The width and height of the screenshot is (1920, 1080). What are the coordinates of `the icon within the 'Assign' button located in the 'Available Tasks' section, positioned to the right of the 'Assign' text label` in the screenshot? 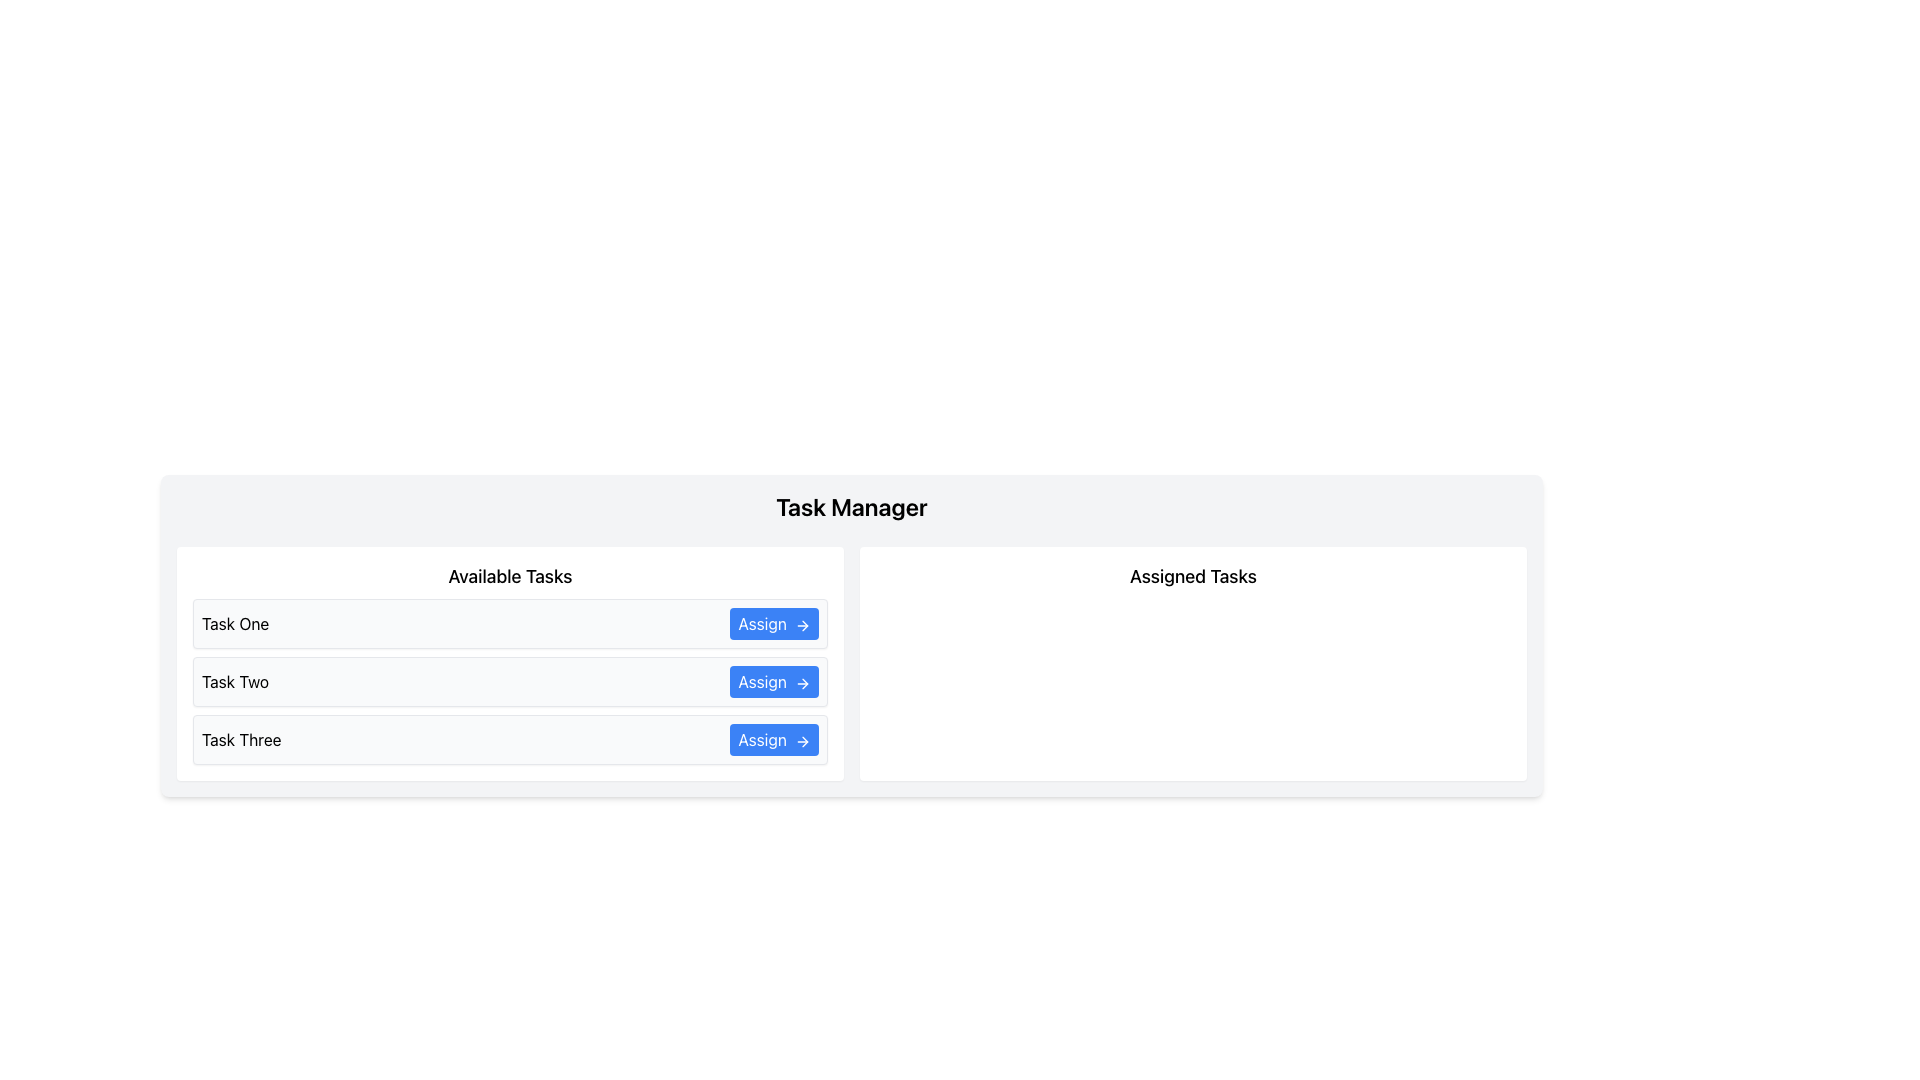 It's located at (802, 623).